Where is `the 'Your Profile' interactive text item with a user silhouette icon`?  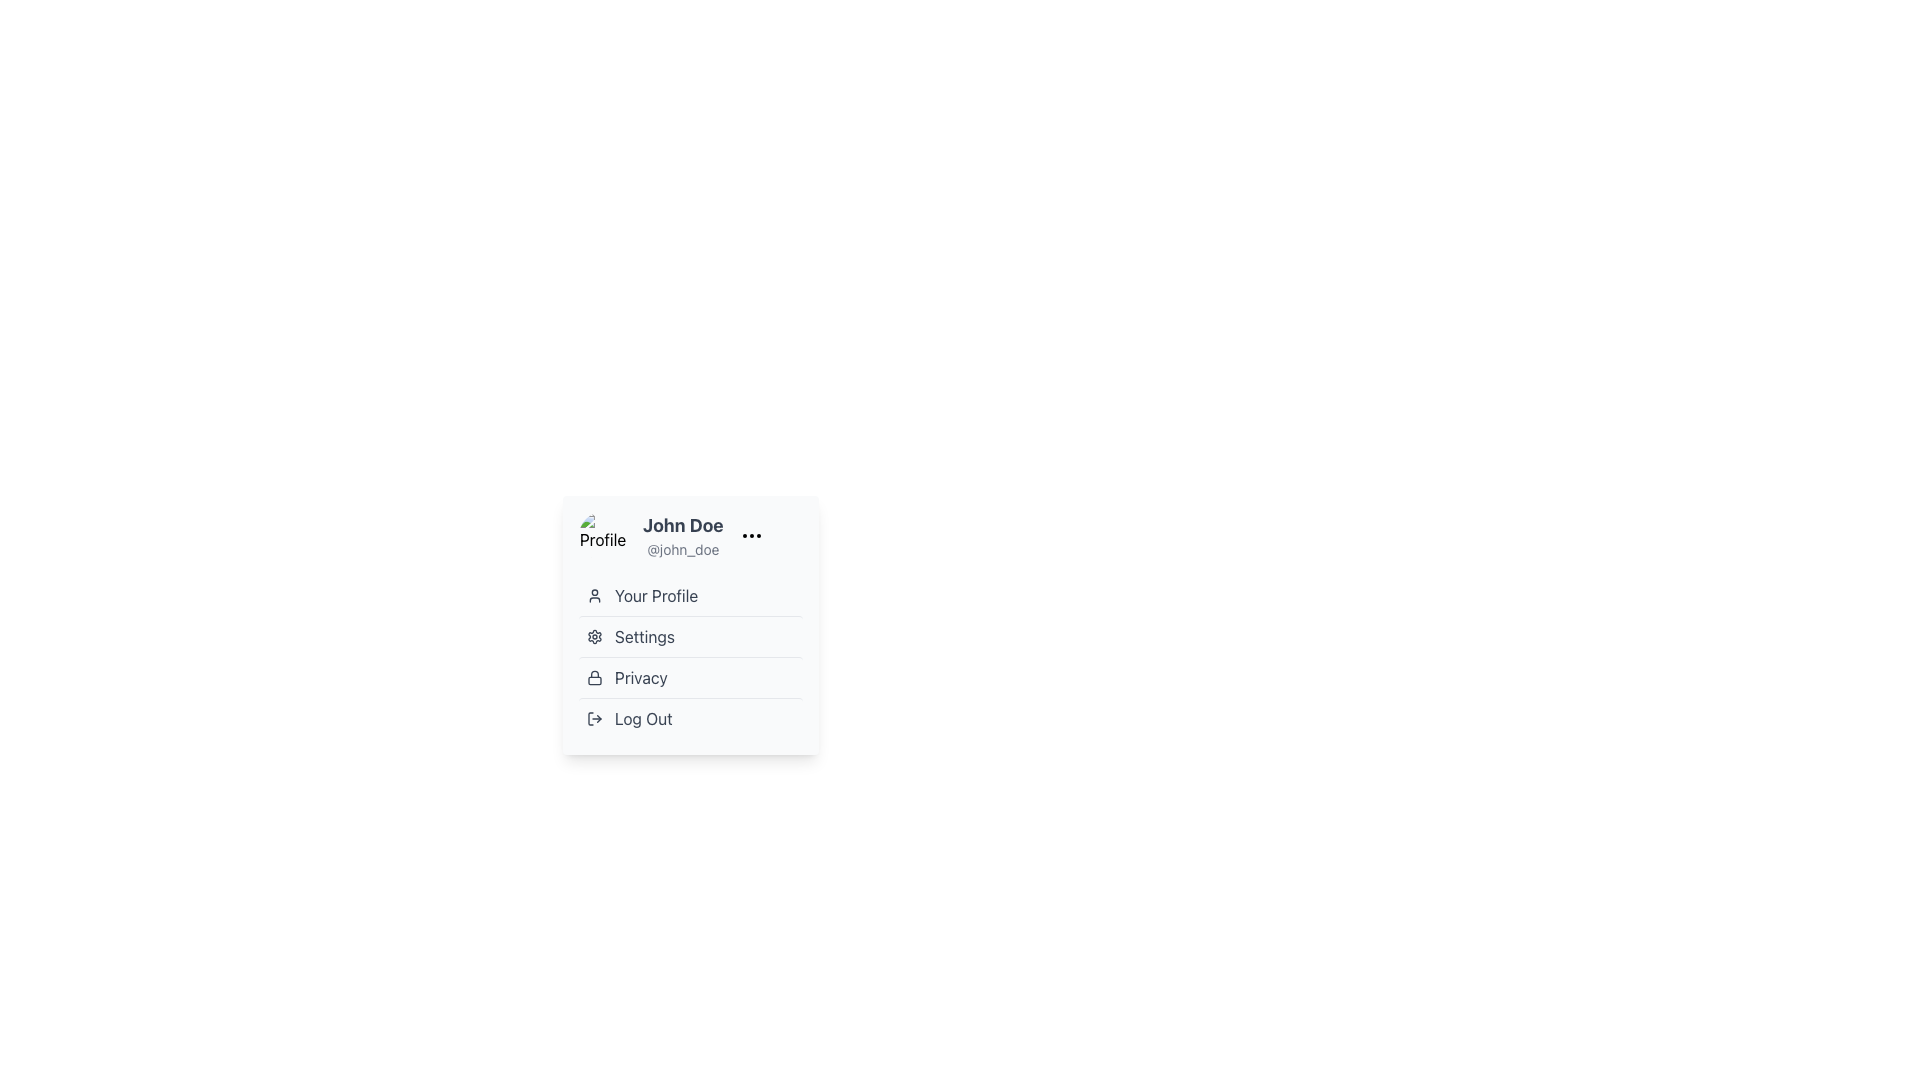
the 'Your Profile' interactive text item with a user silhouette icon is located at coordinates (691, 595).